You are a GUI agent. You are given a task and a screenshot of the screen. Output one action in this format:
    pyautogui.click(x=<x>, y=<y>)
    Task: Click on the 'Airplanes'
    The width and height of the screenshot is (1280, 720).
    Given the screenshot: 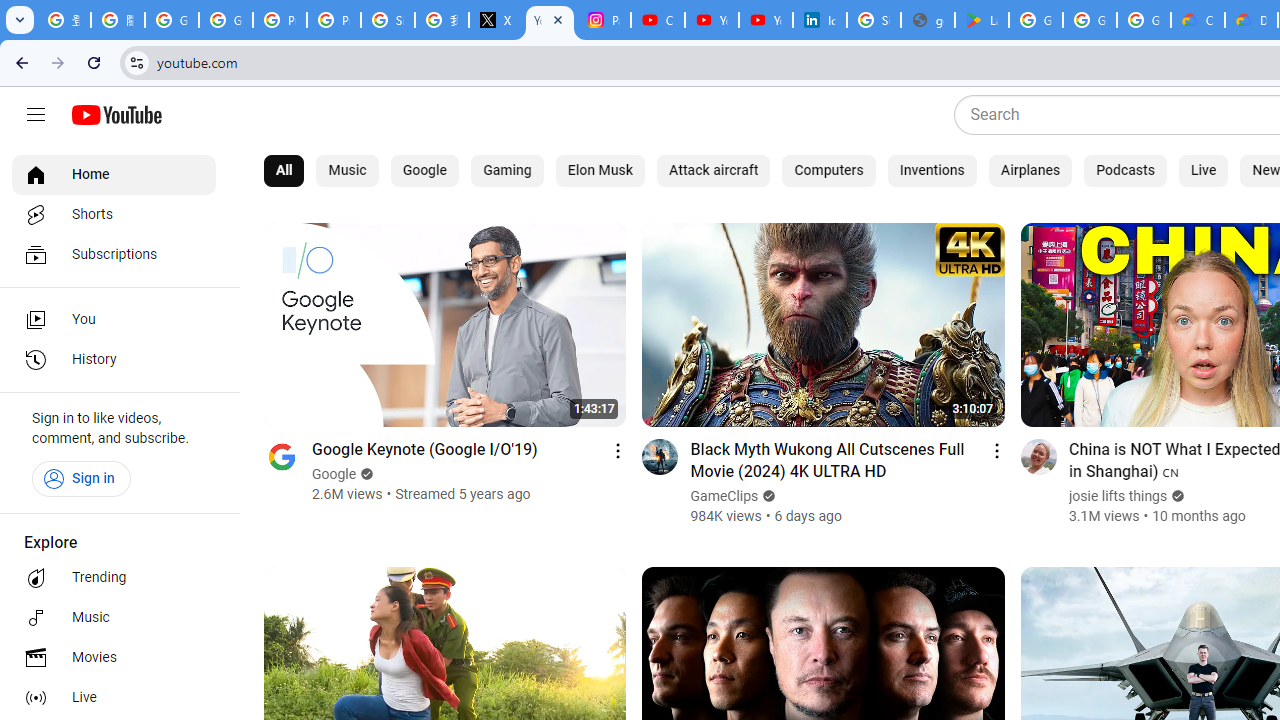 What is the action you would take?
    pyautogui.click(x=1030, y=170)
    